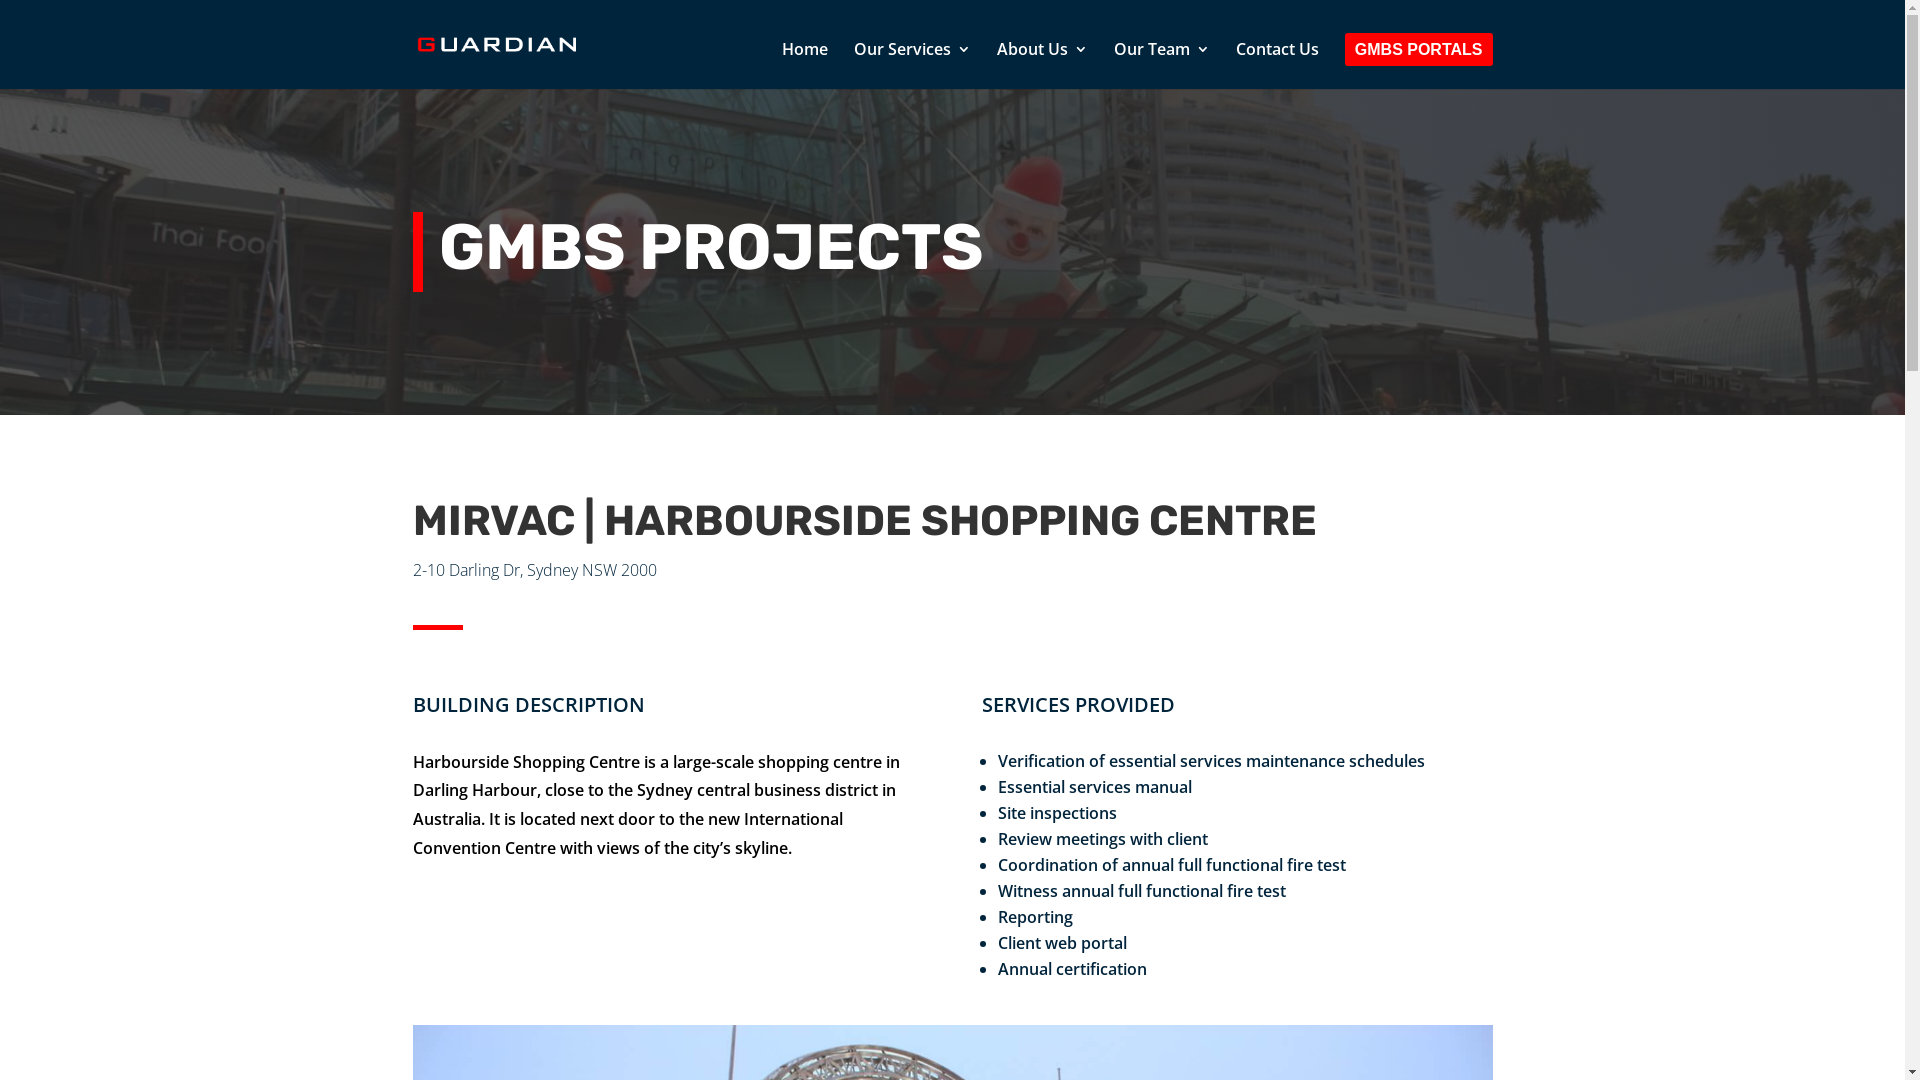  What do you see at coordinates (1161, 64) in the screenshot?
I see `'Our Team'` at bounding box center [1161, 64].